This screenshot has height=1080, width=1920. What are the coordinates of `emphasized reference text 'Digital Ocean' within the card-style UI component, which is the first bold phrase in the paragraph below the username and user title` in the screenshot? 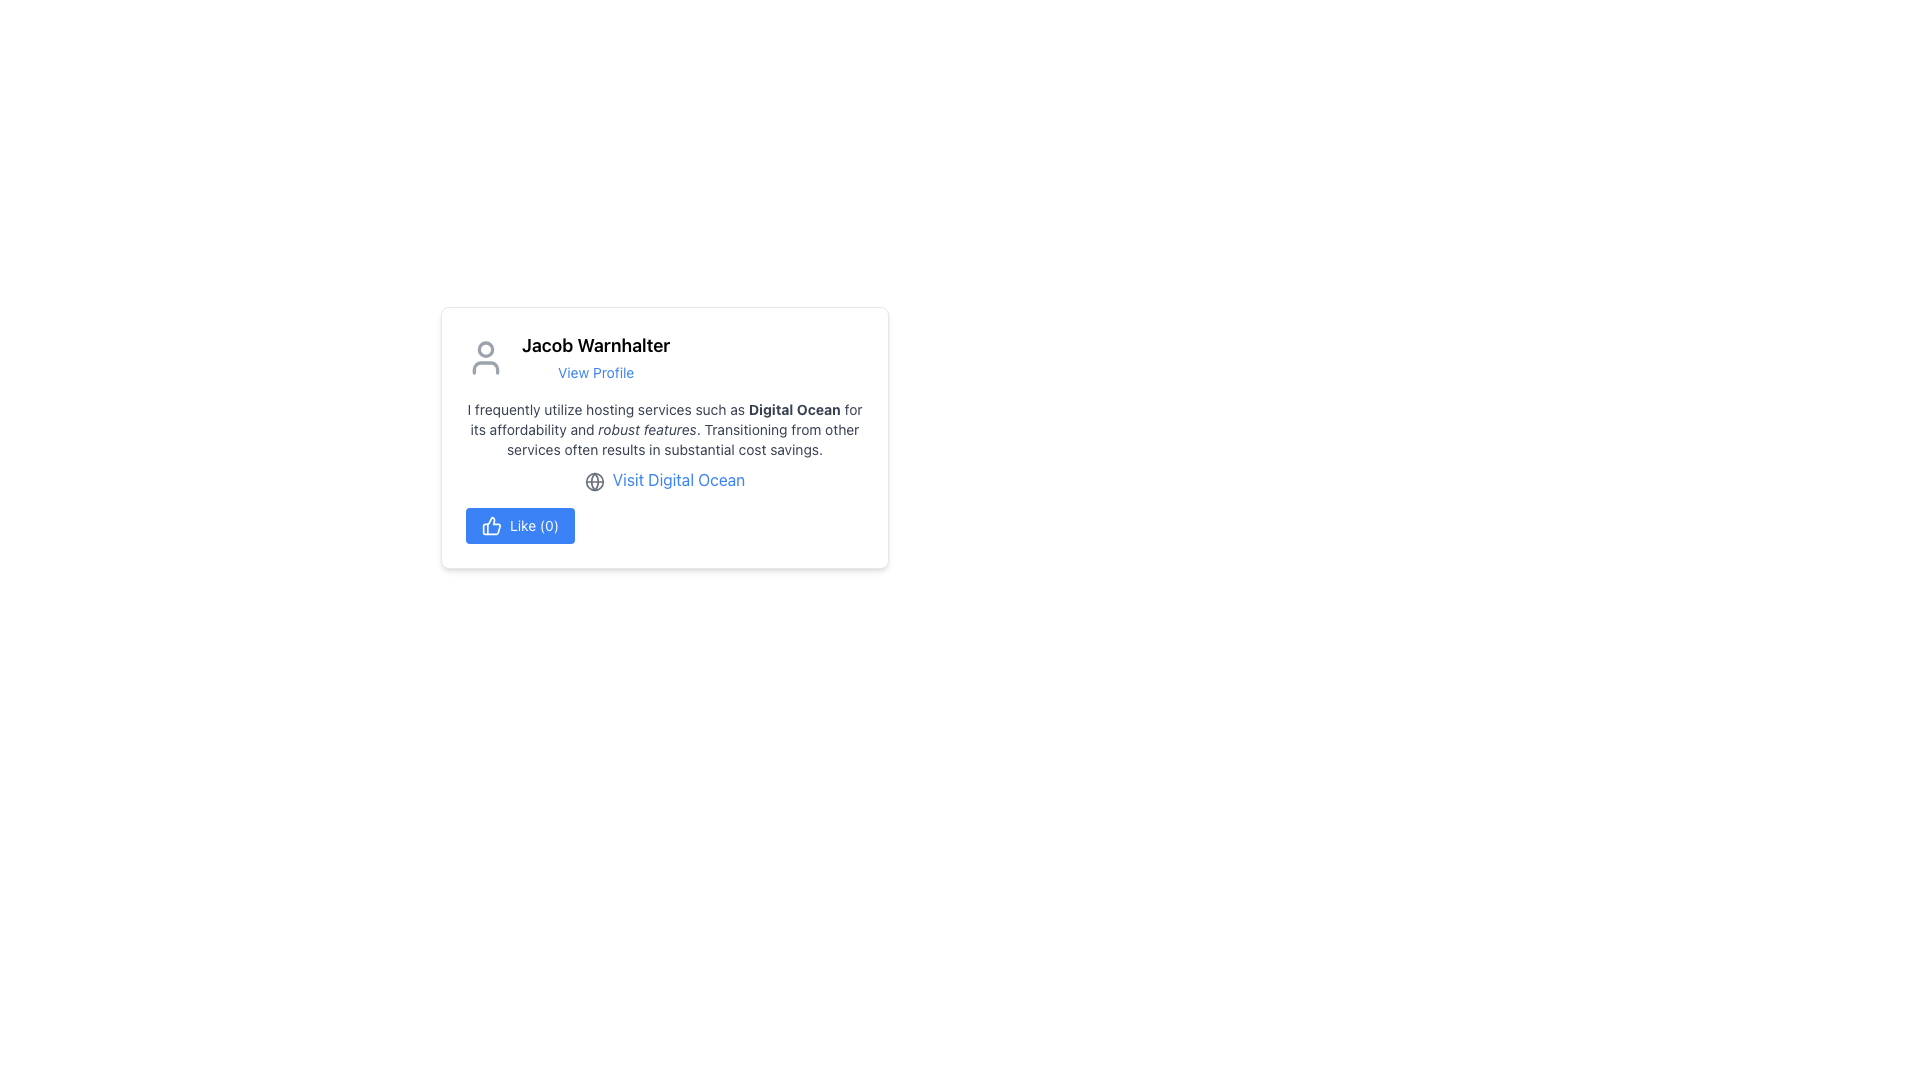 It's located at (793, 408).